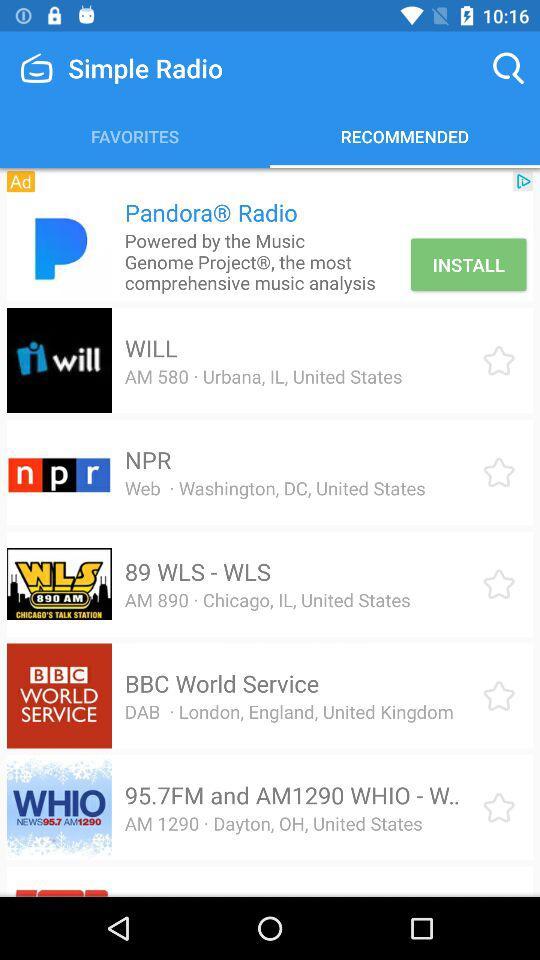 The height and width of the screenshot is (960, 540). I want to click on the install icon, so click(468, 263).